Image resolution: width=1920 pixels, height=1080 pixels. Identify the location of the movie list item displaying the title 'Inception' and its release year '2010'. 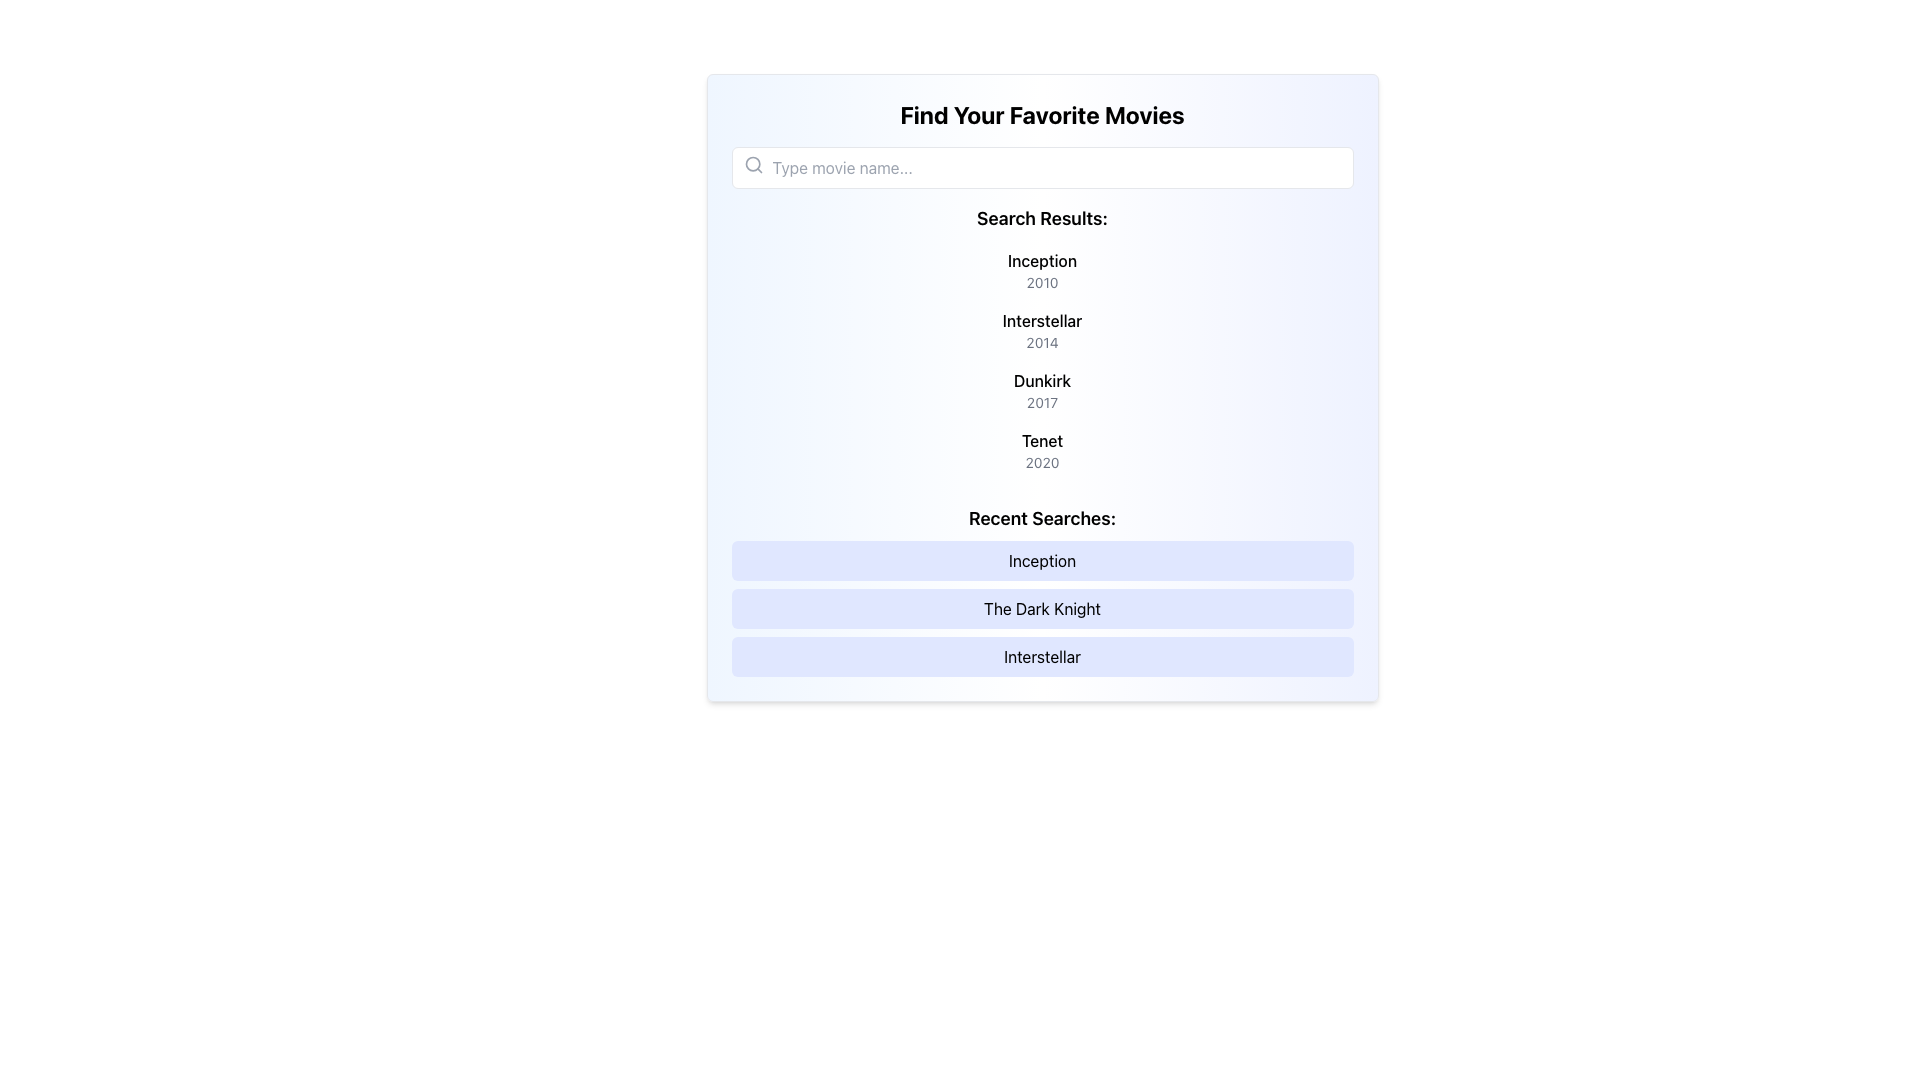
(1041, 270).